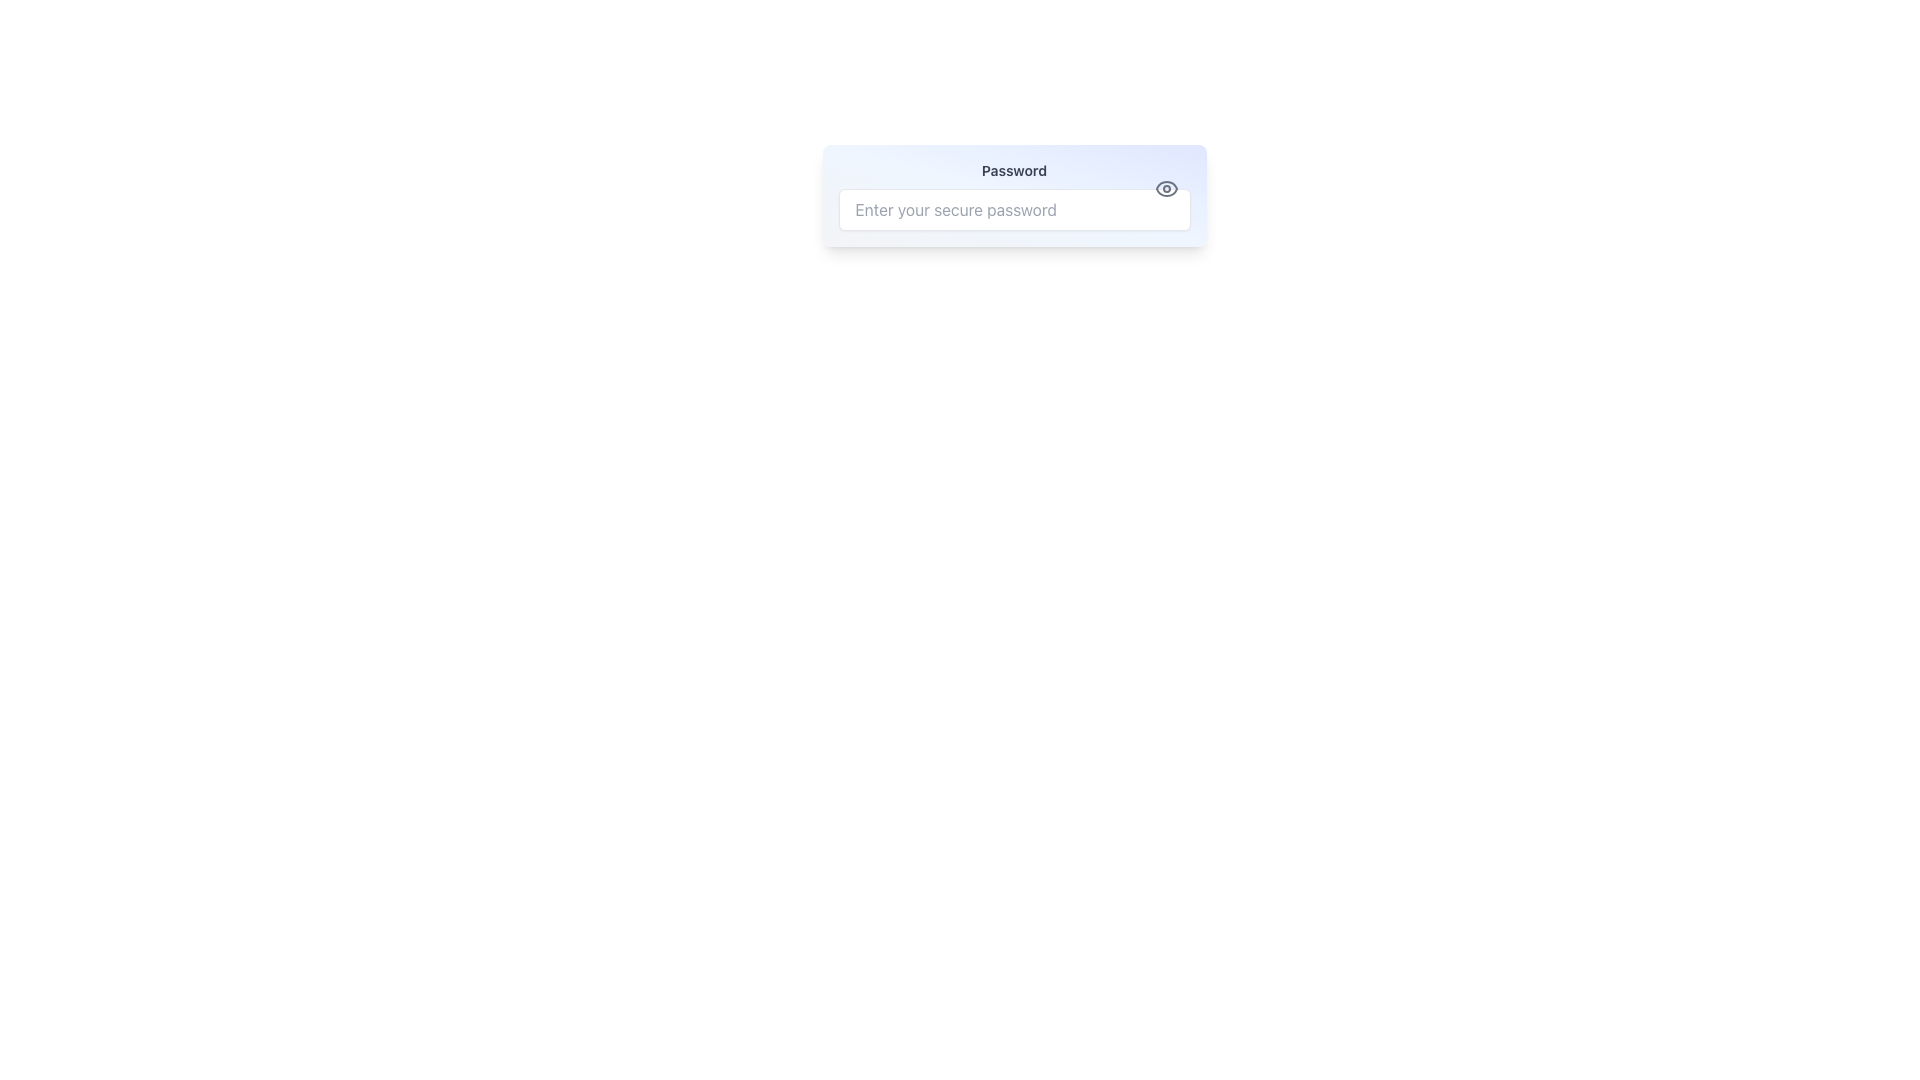  I want to click on the password label that guides the user to enter their secure password, which is located above the password input box in a rounded form-like component, so click(1014, 169).